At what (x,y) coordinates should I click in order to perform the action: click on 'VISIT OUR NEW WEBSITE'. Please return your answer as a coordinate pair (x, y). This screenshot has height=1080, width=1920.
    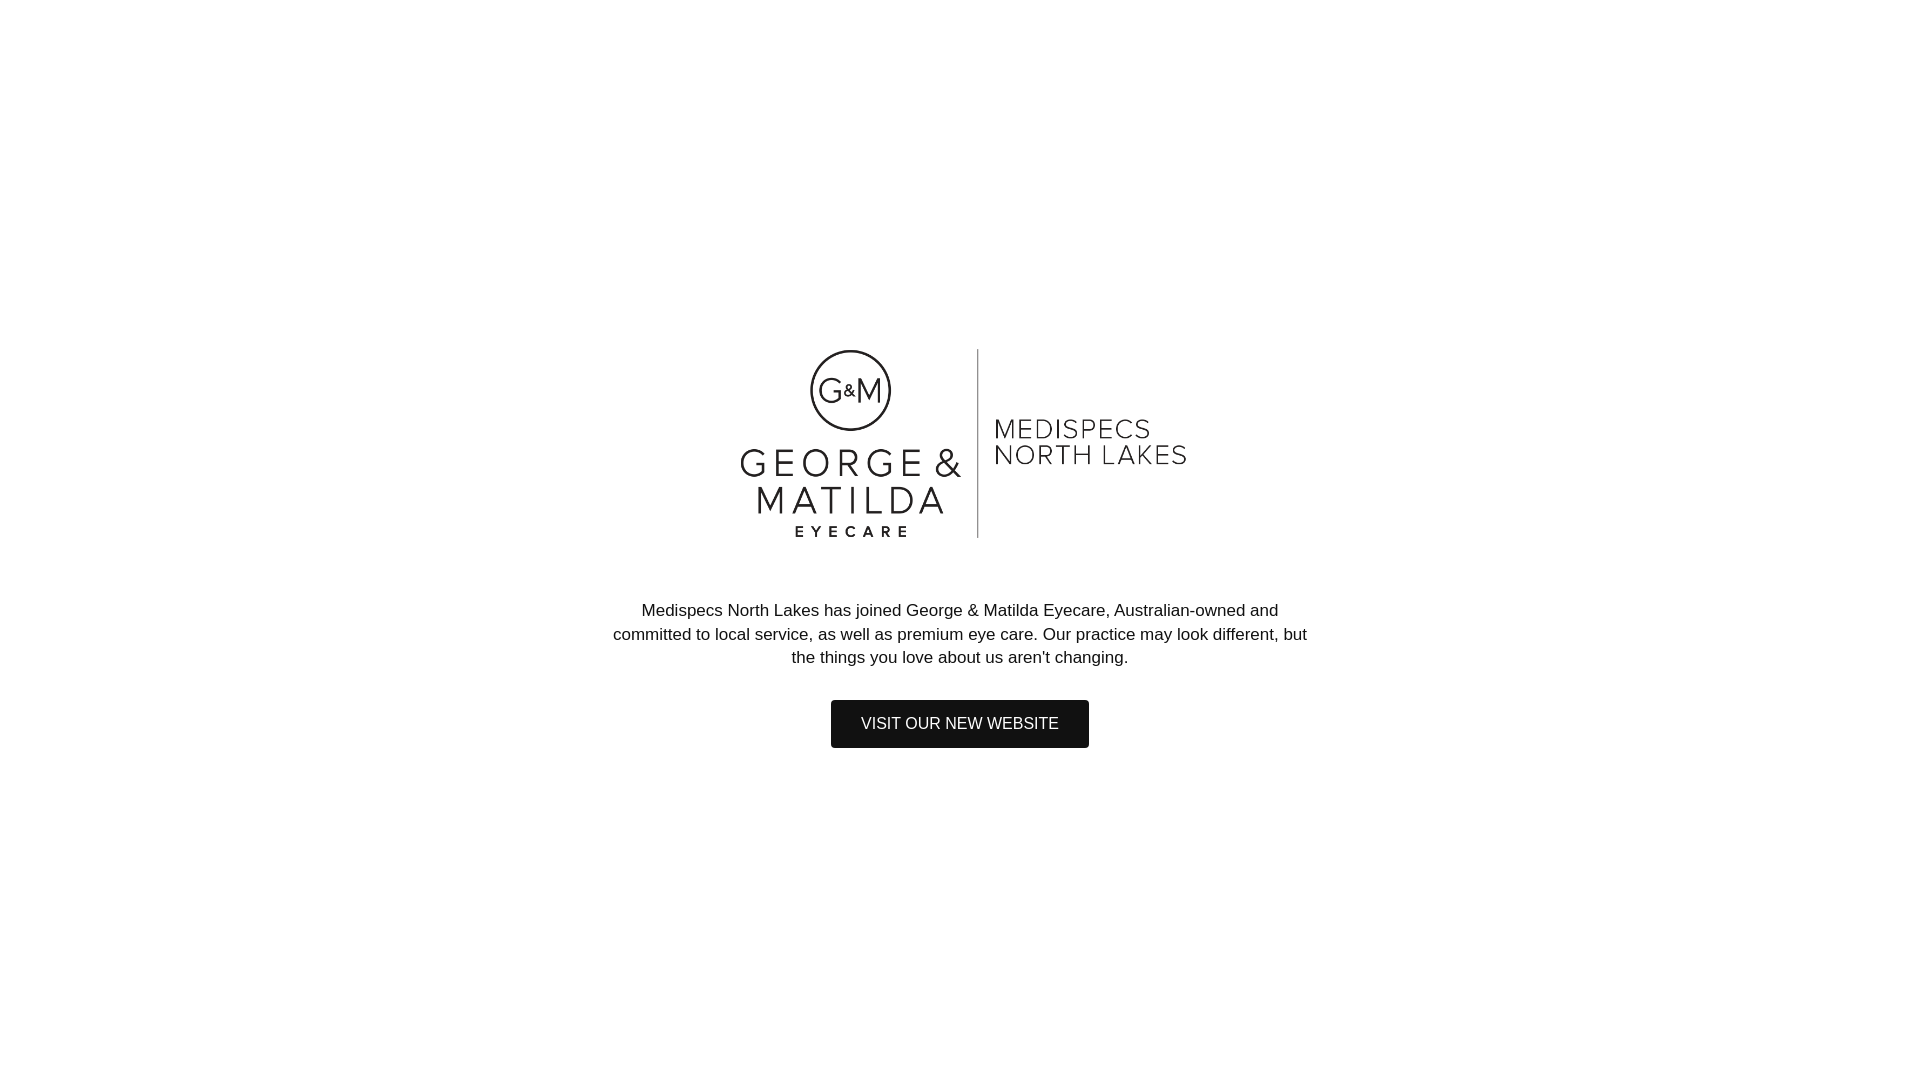
    Looking at the image, I should click on (960, 724).